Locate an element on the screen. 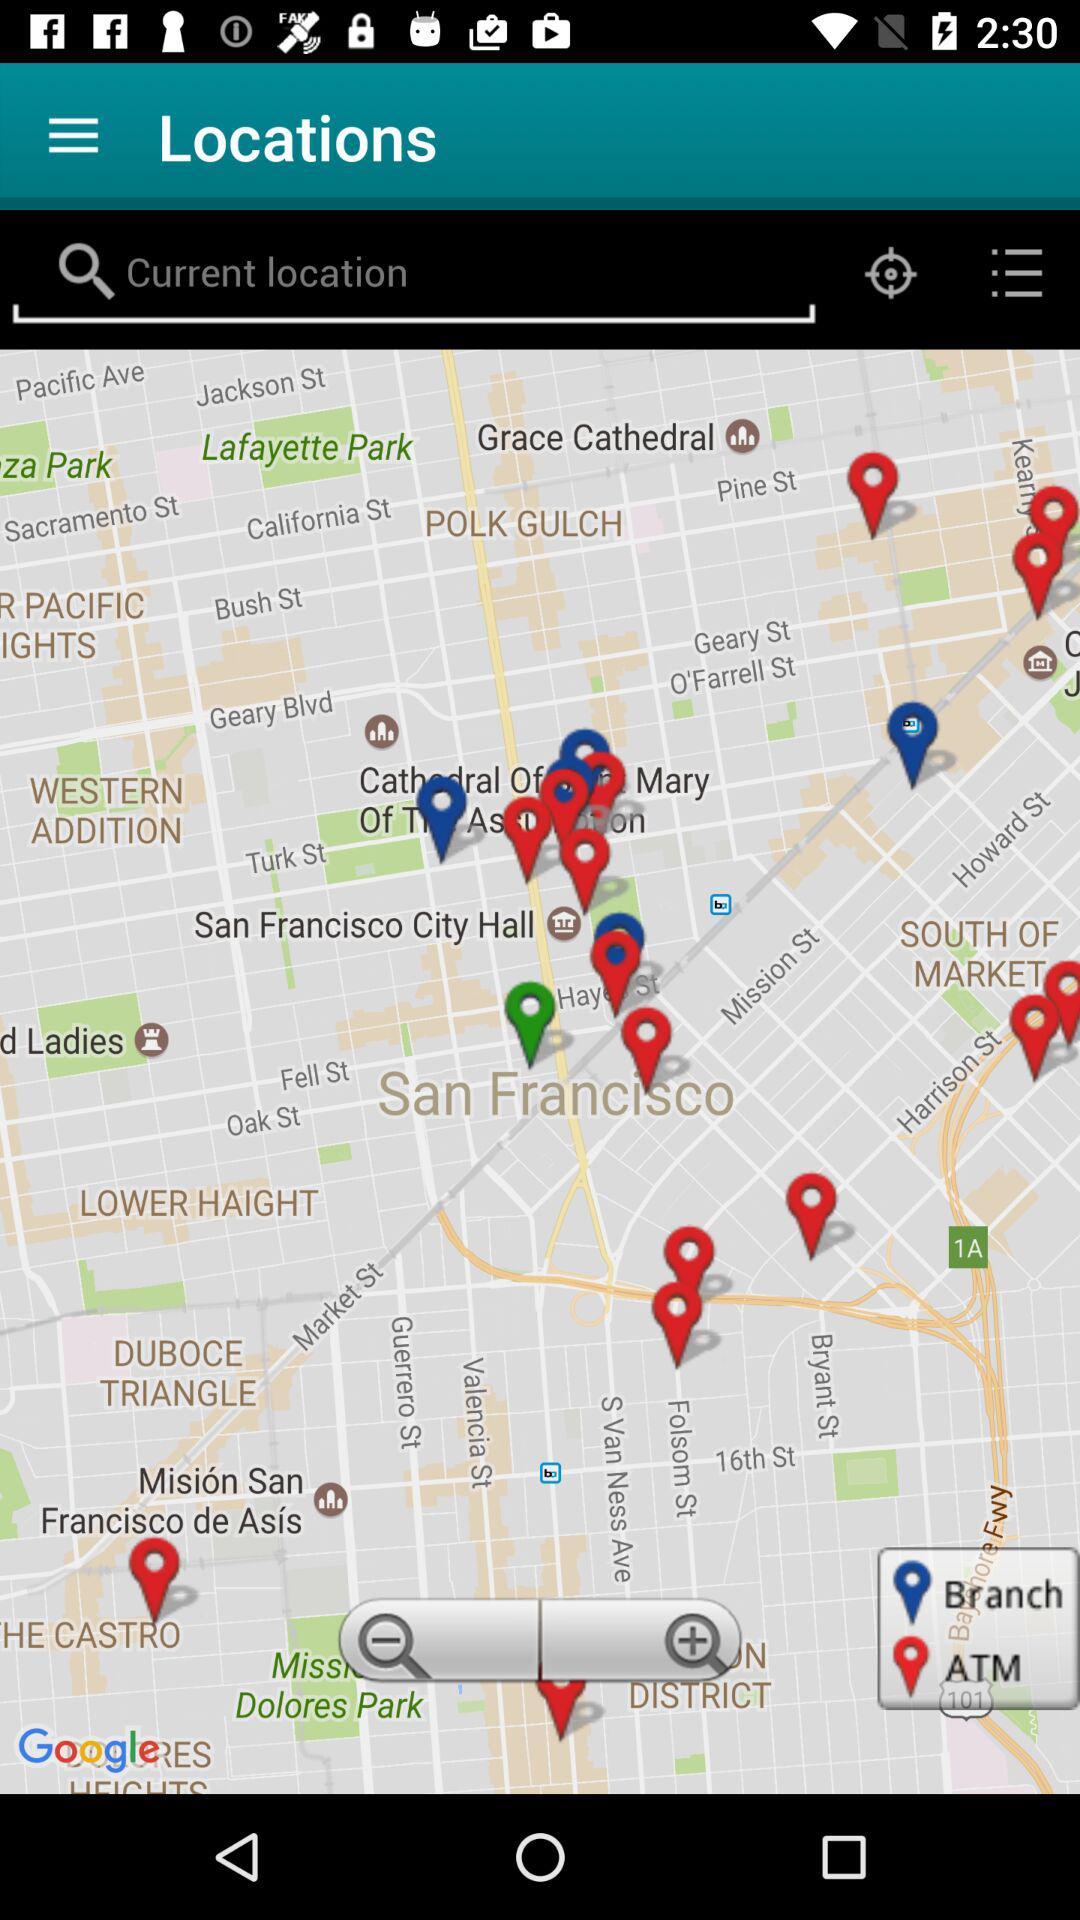 This screenshot has width=1080, height=1920. search location is located at coordinates (412, 272).